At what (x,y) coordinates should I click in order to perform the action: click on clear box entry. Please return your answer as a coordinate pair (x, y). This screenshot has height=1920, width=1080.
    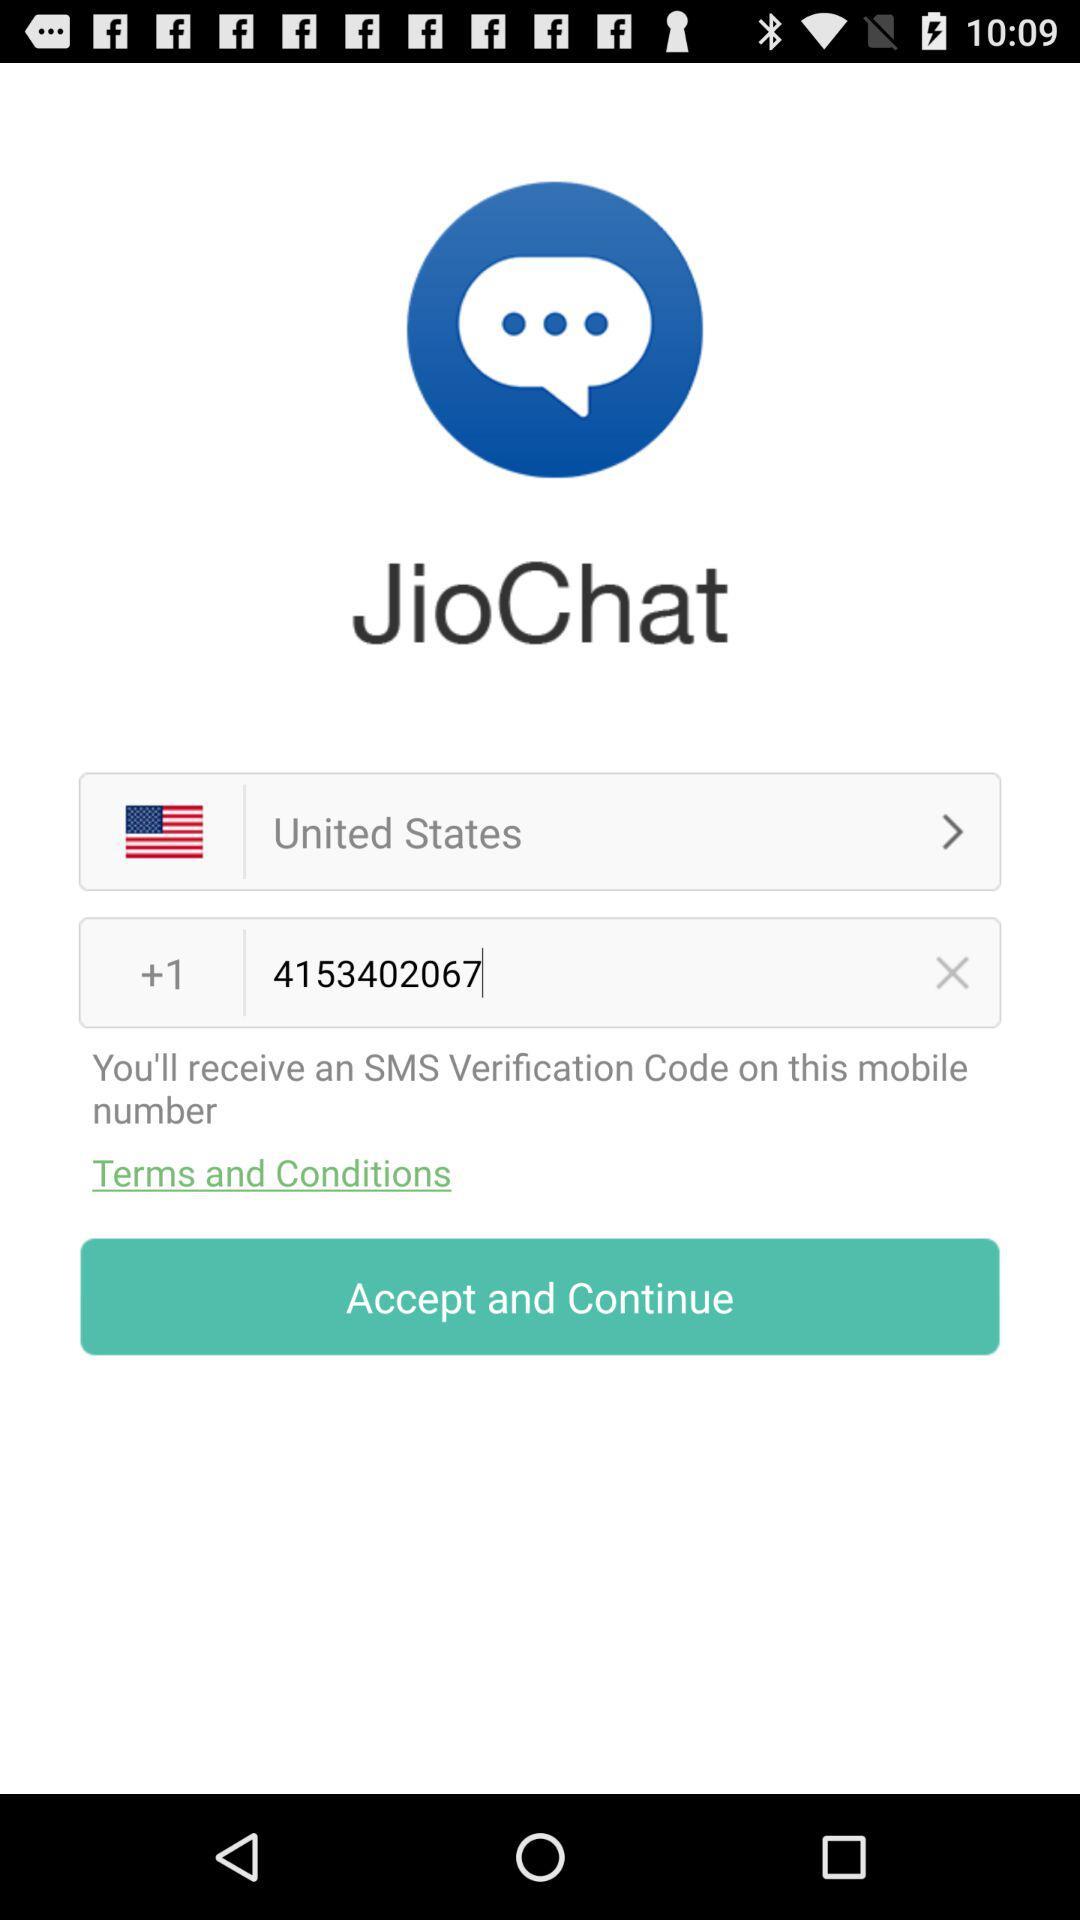
    Looking at the image, I should click on (951, 972).